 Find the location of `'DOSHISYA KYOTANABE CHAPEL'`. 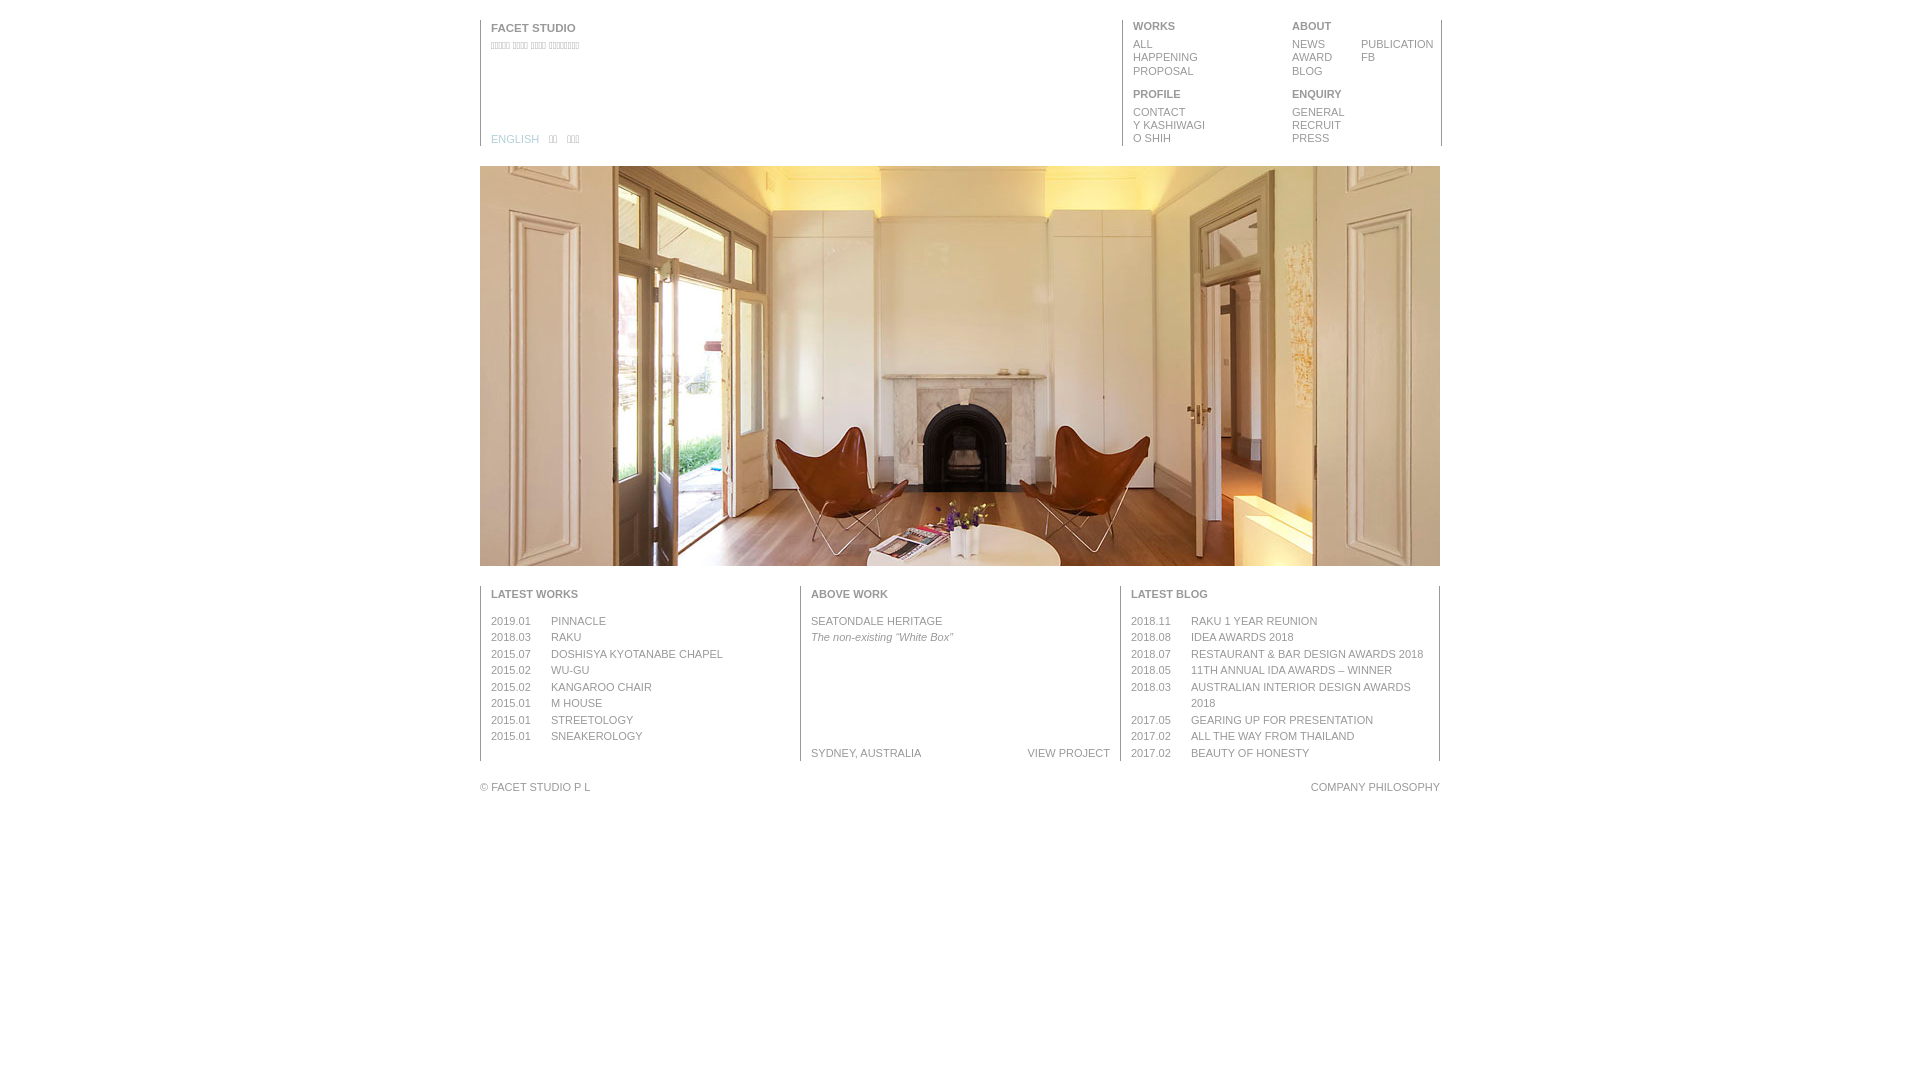

'DOSHISYA KYOTANABE CHAPEL' is located at coordinates (670, 654).